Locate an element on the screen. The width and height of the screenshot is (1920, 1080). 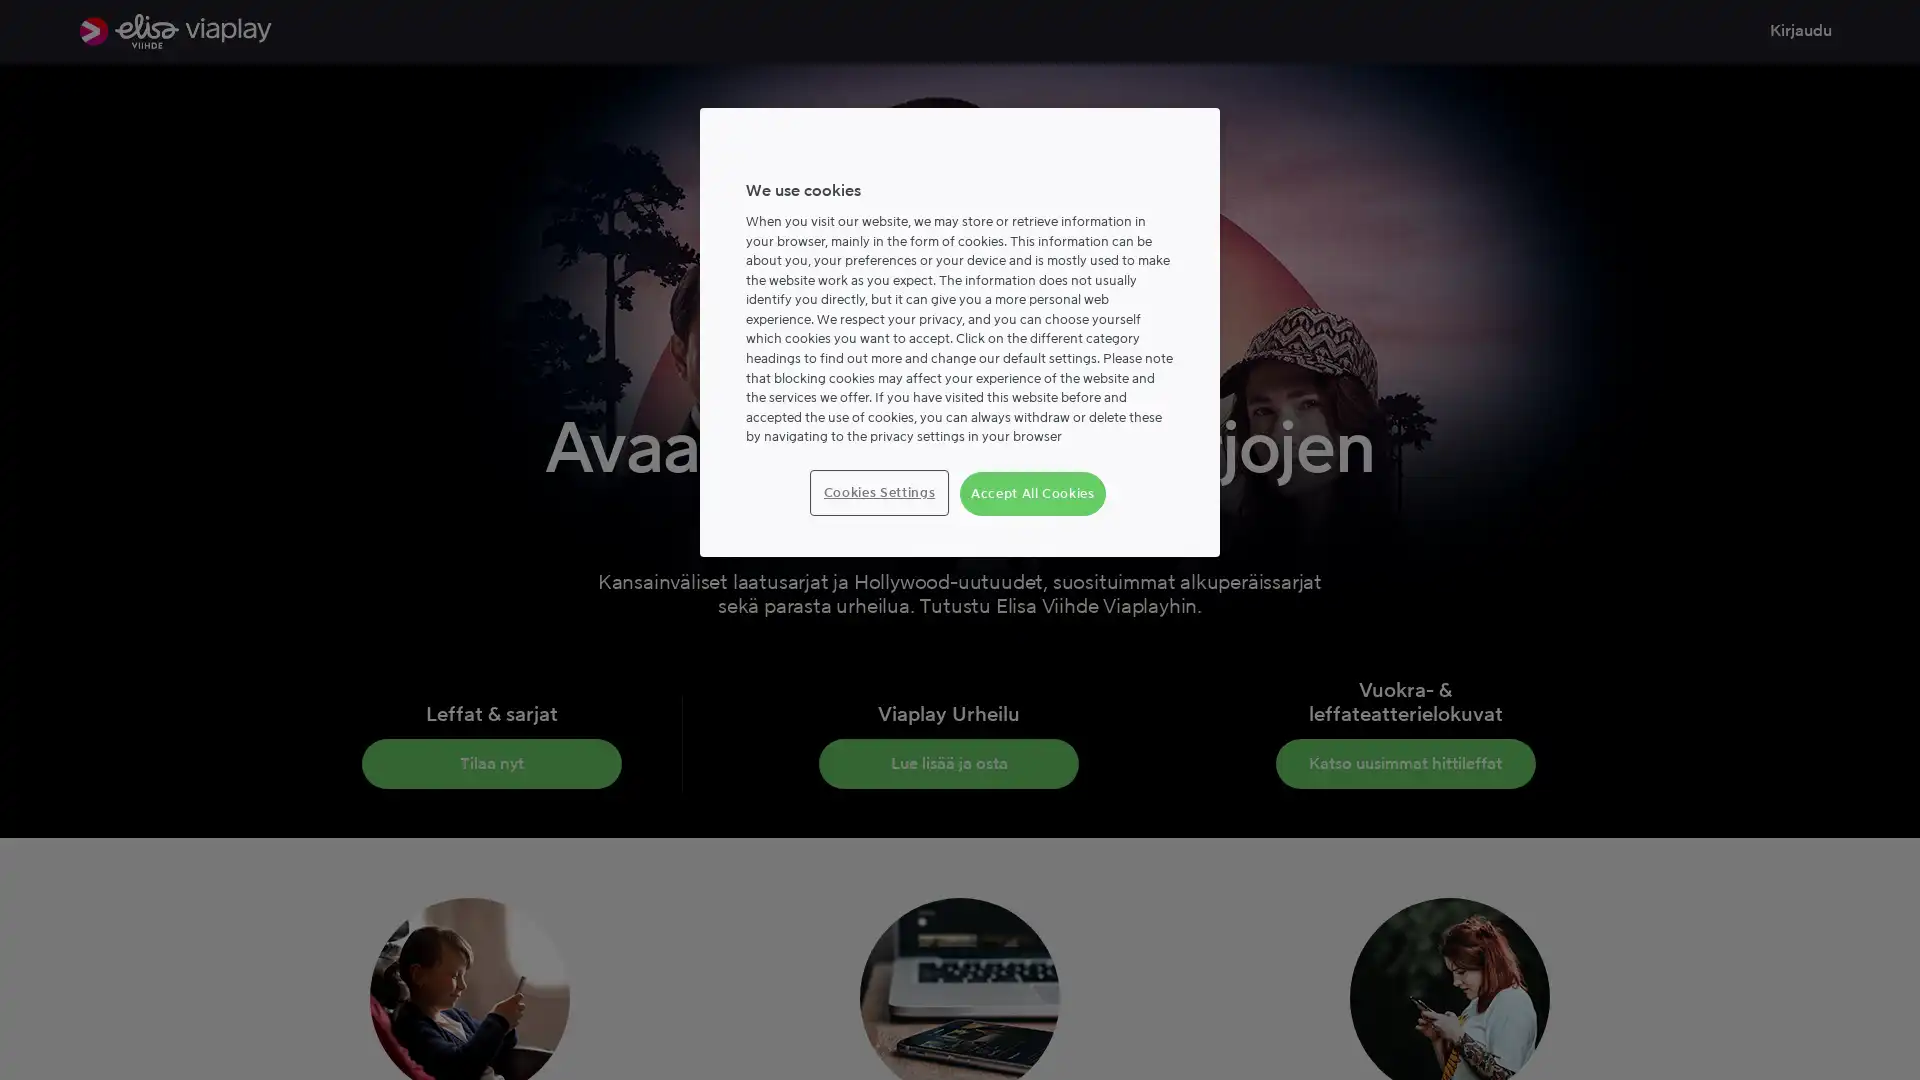
Accept All Cookies is located at coordinates (1032, 493).